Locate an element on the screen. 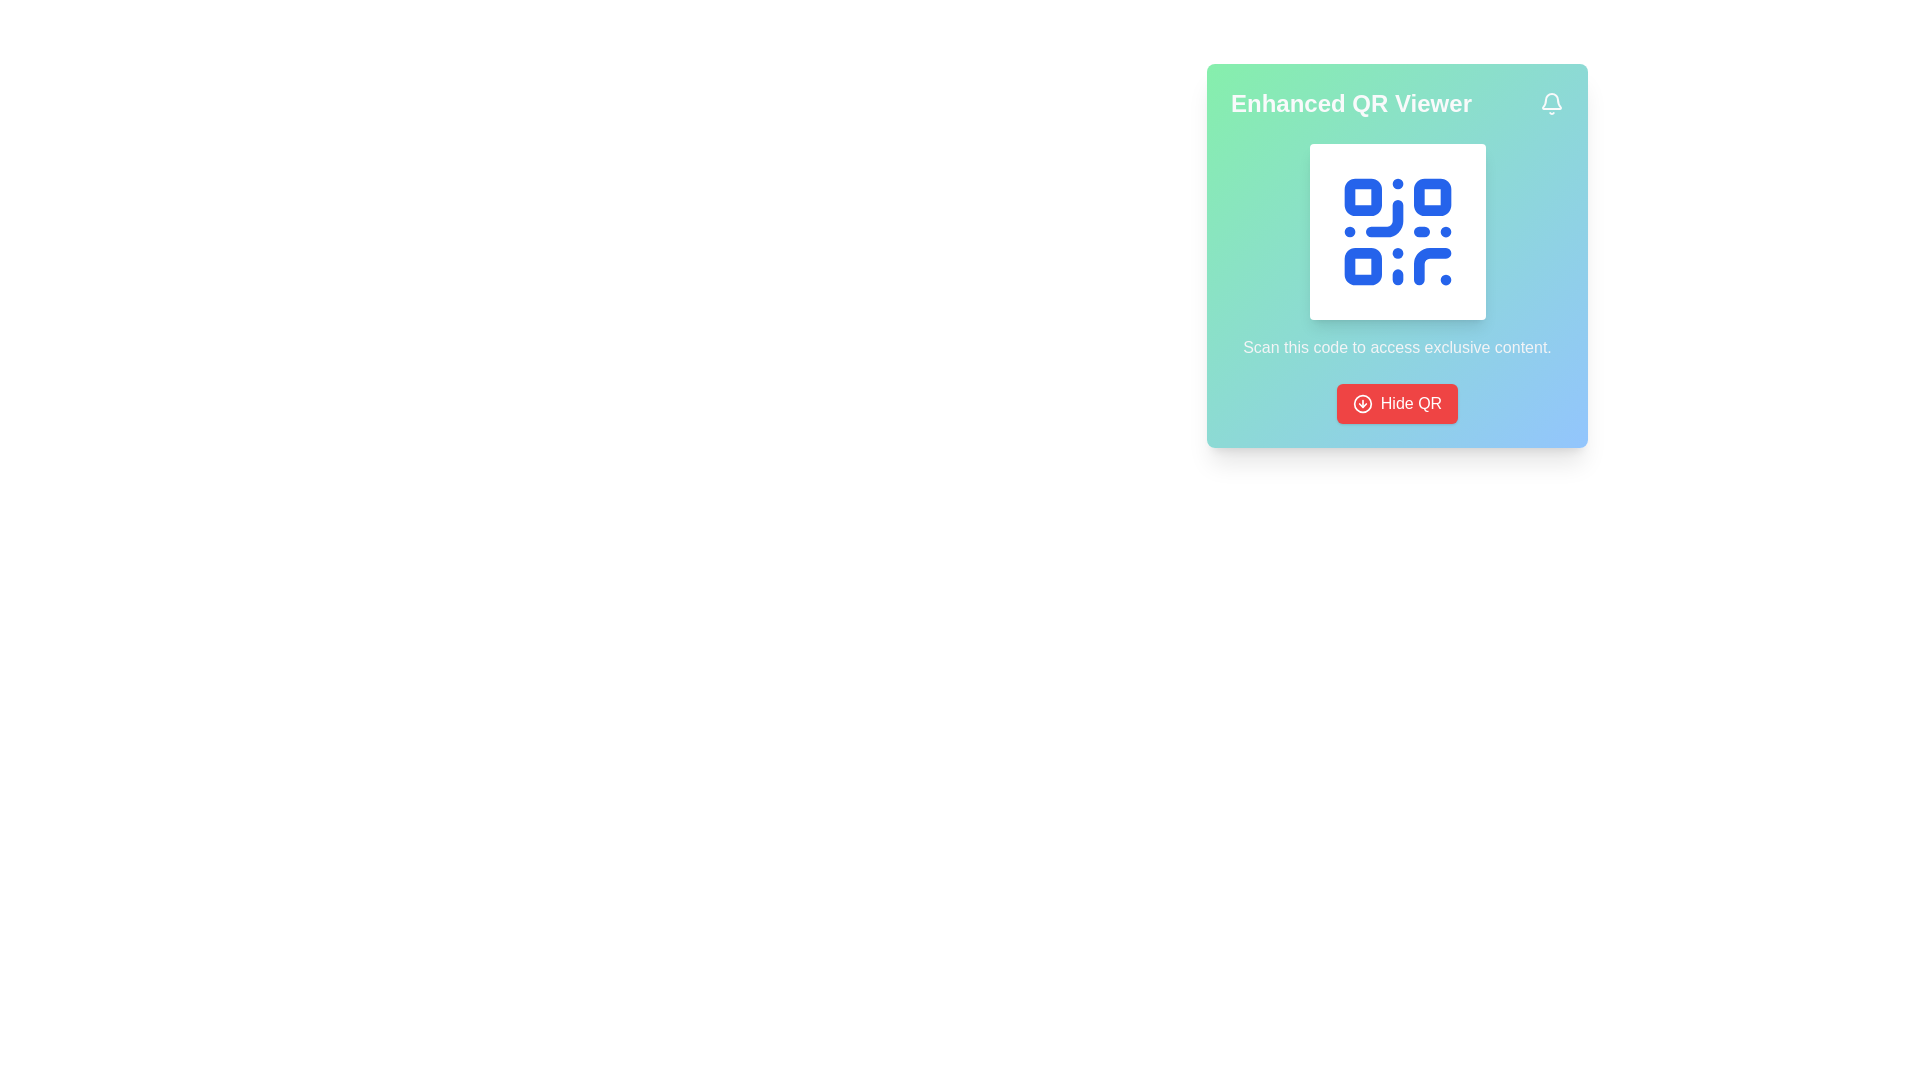 The height and width of the screenshot is (1080, 1920). the third square element of the QR code, which is a small blue square with rounded corners, located at the bottom-left corner of the QR code is located at coordinates (1361, 265).